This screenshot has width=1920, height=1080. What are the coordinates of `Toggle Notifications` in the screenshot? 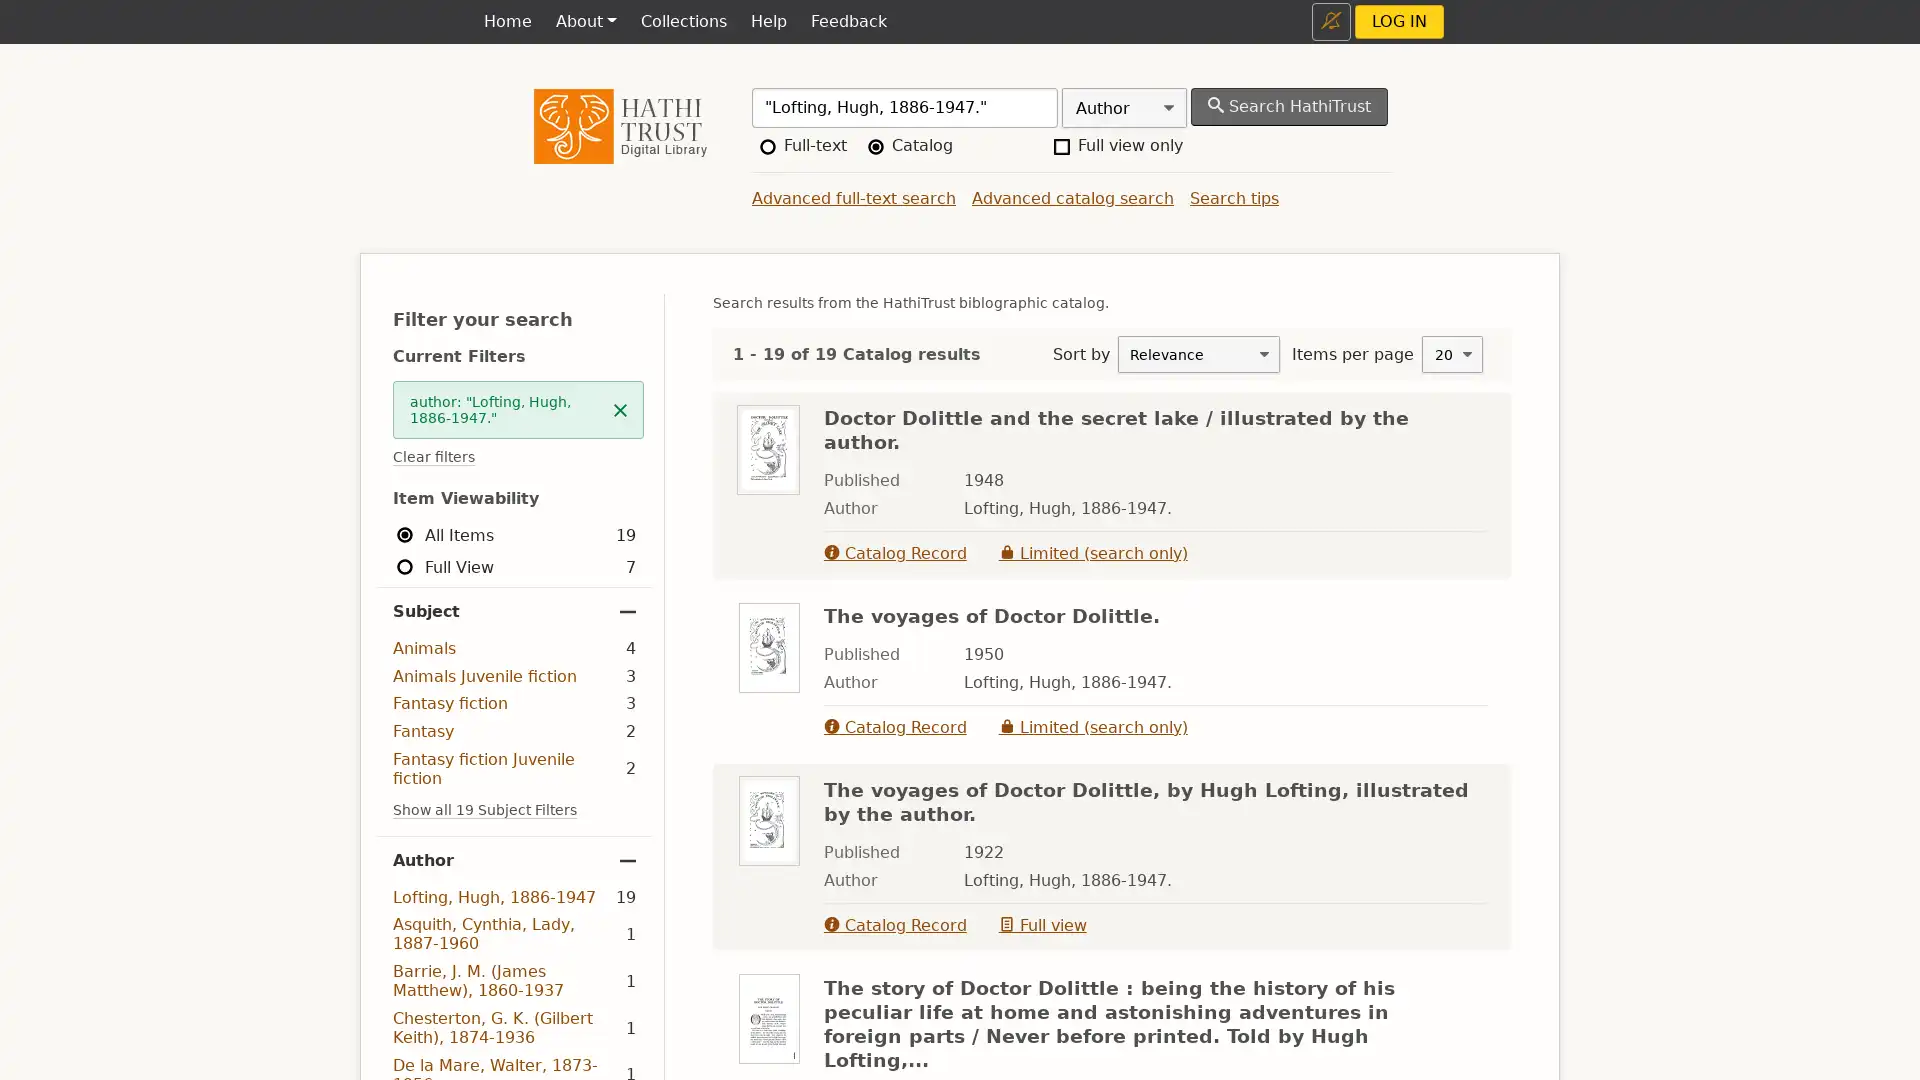 It's located at (1331, 21).